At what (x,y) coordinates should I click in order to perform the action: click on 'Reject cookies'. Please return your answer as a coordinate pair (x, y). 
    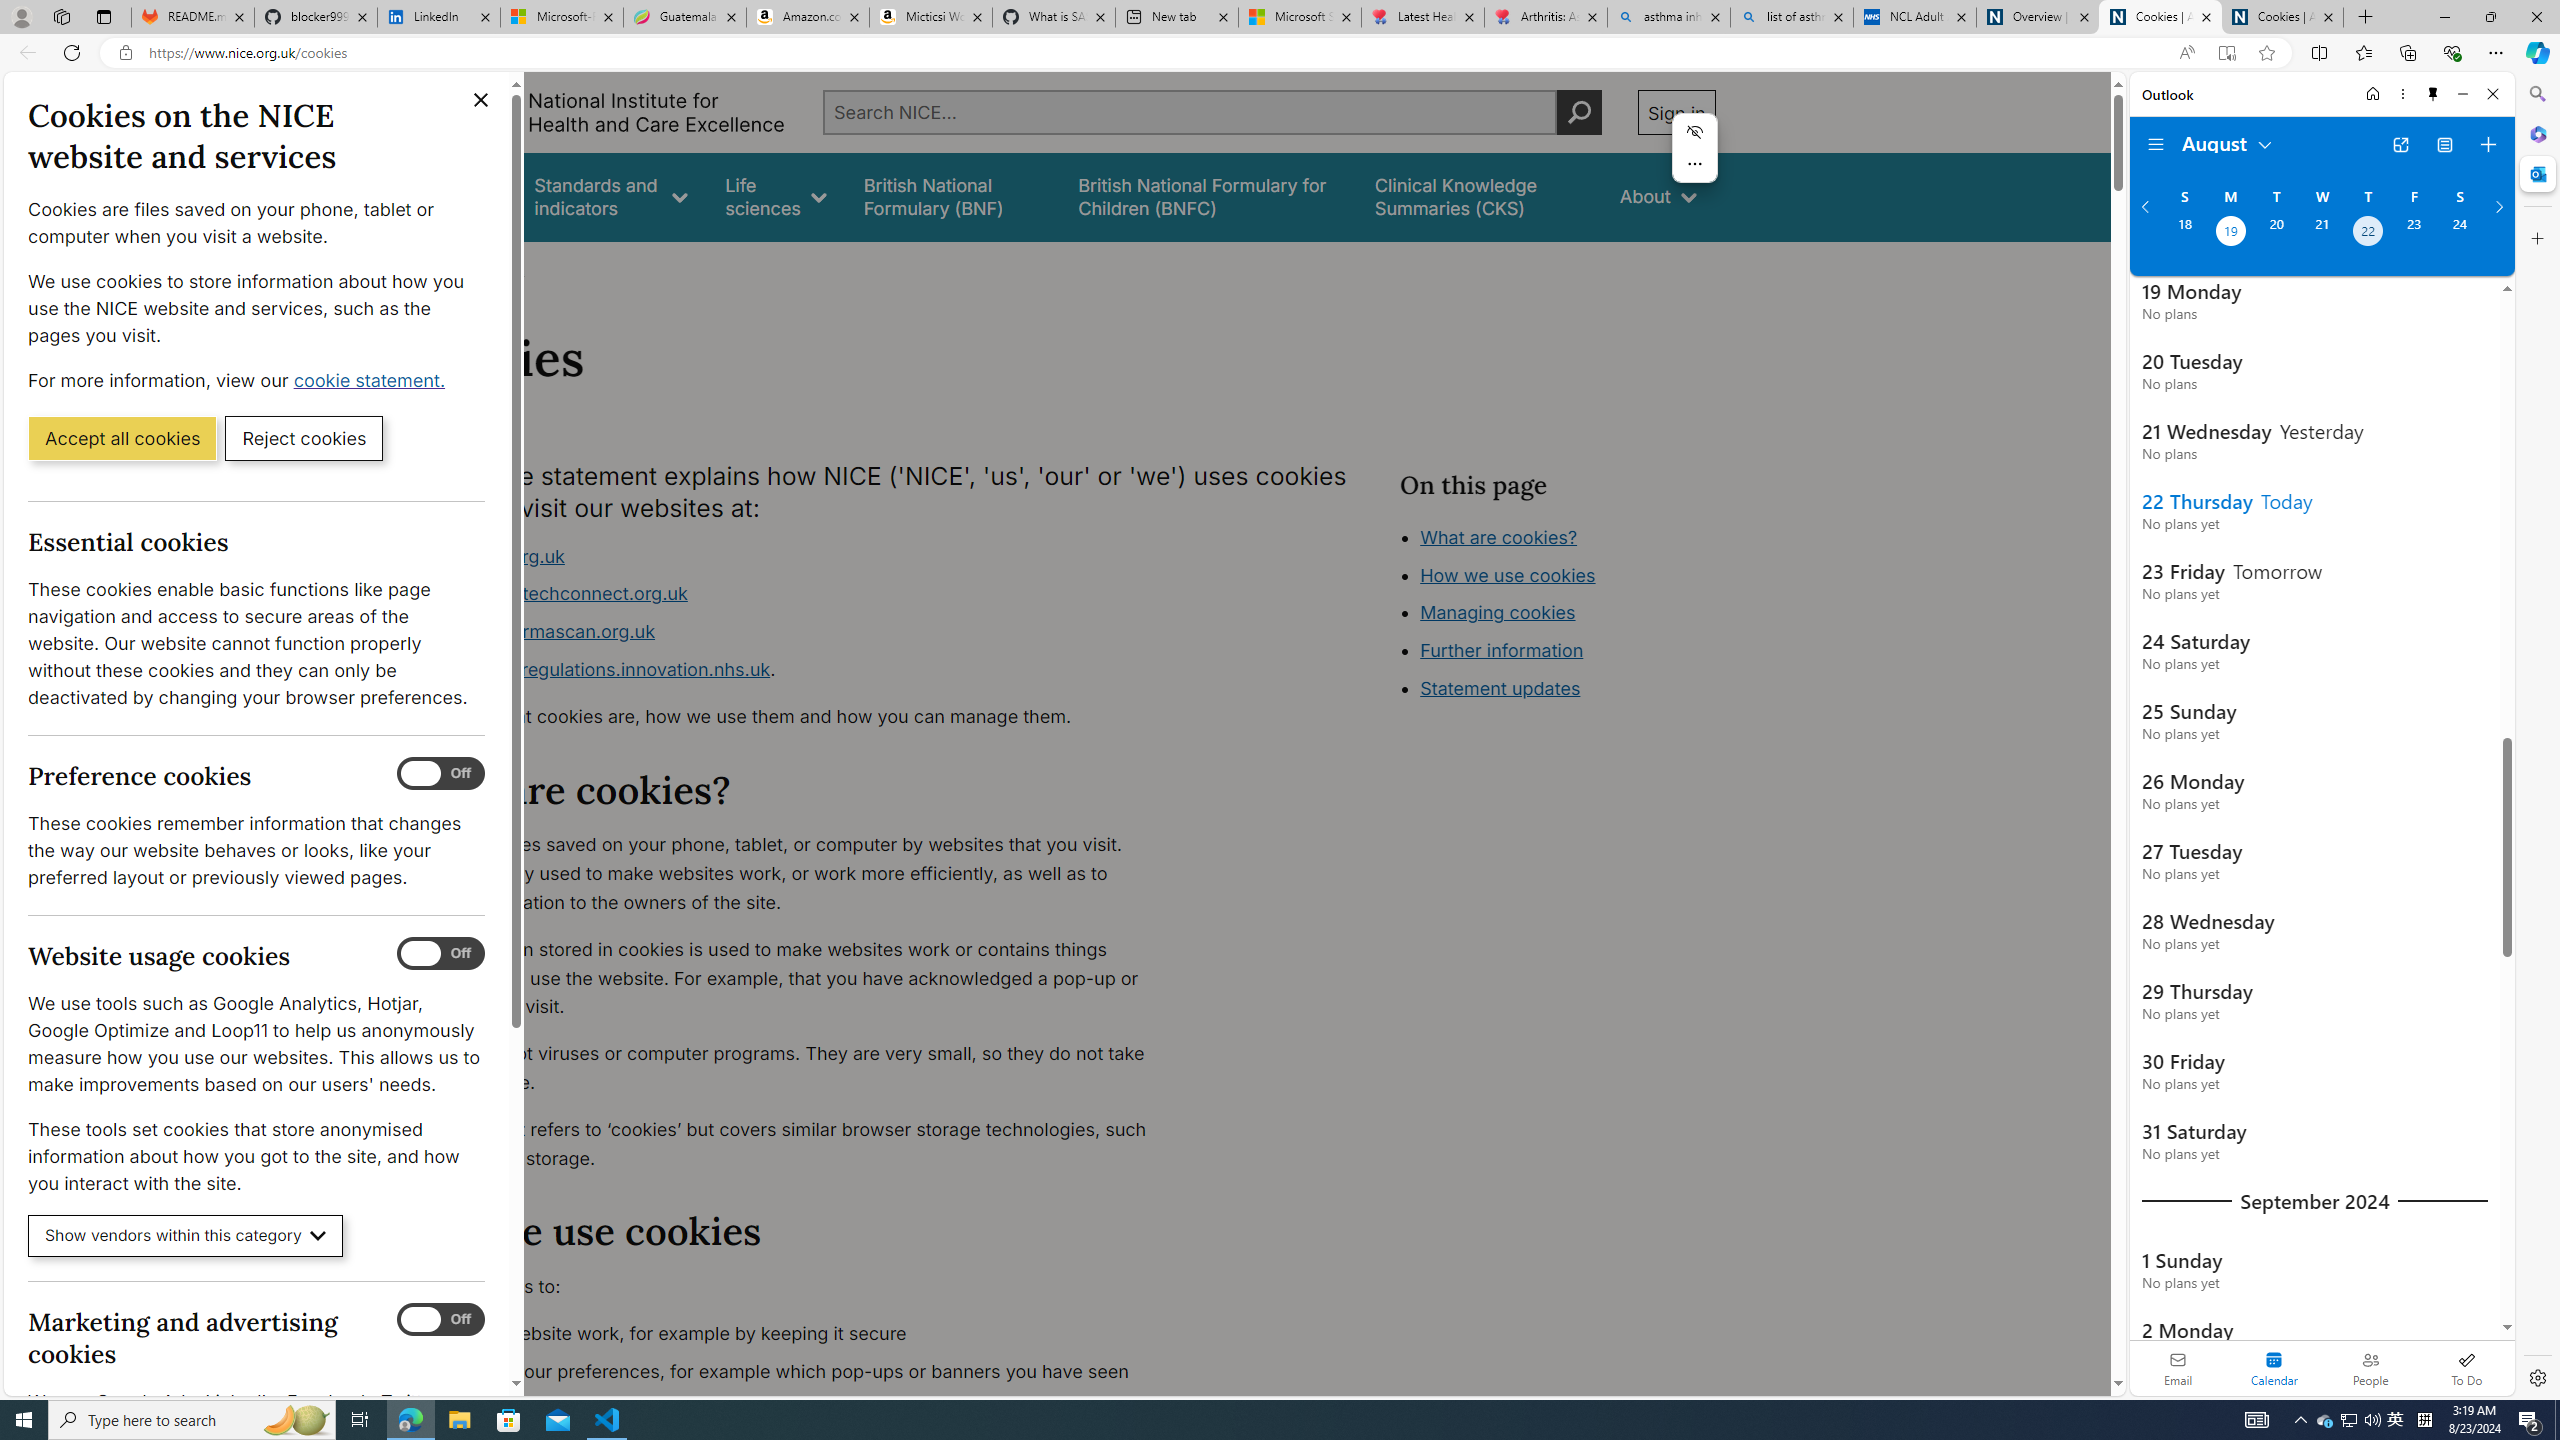
    Looking at the image, I should click on (303, 436).